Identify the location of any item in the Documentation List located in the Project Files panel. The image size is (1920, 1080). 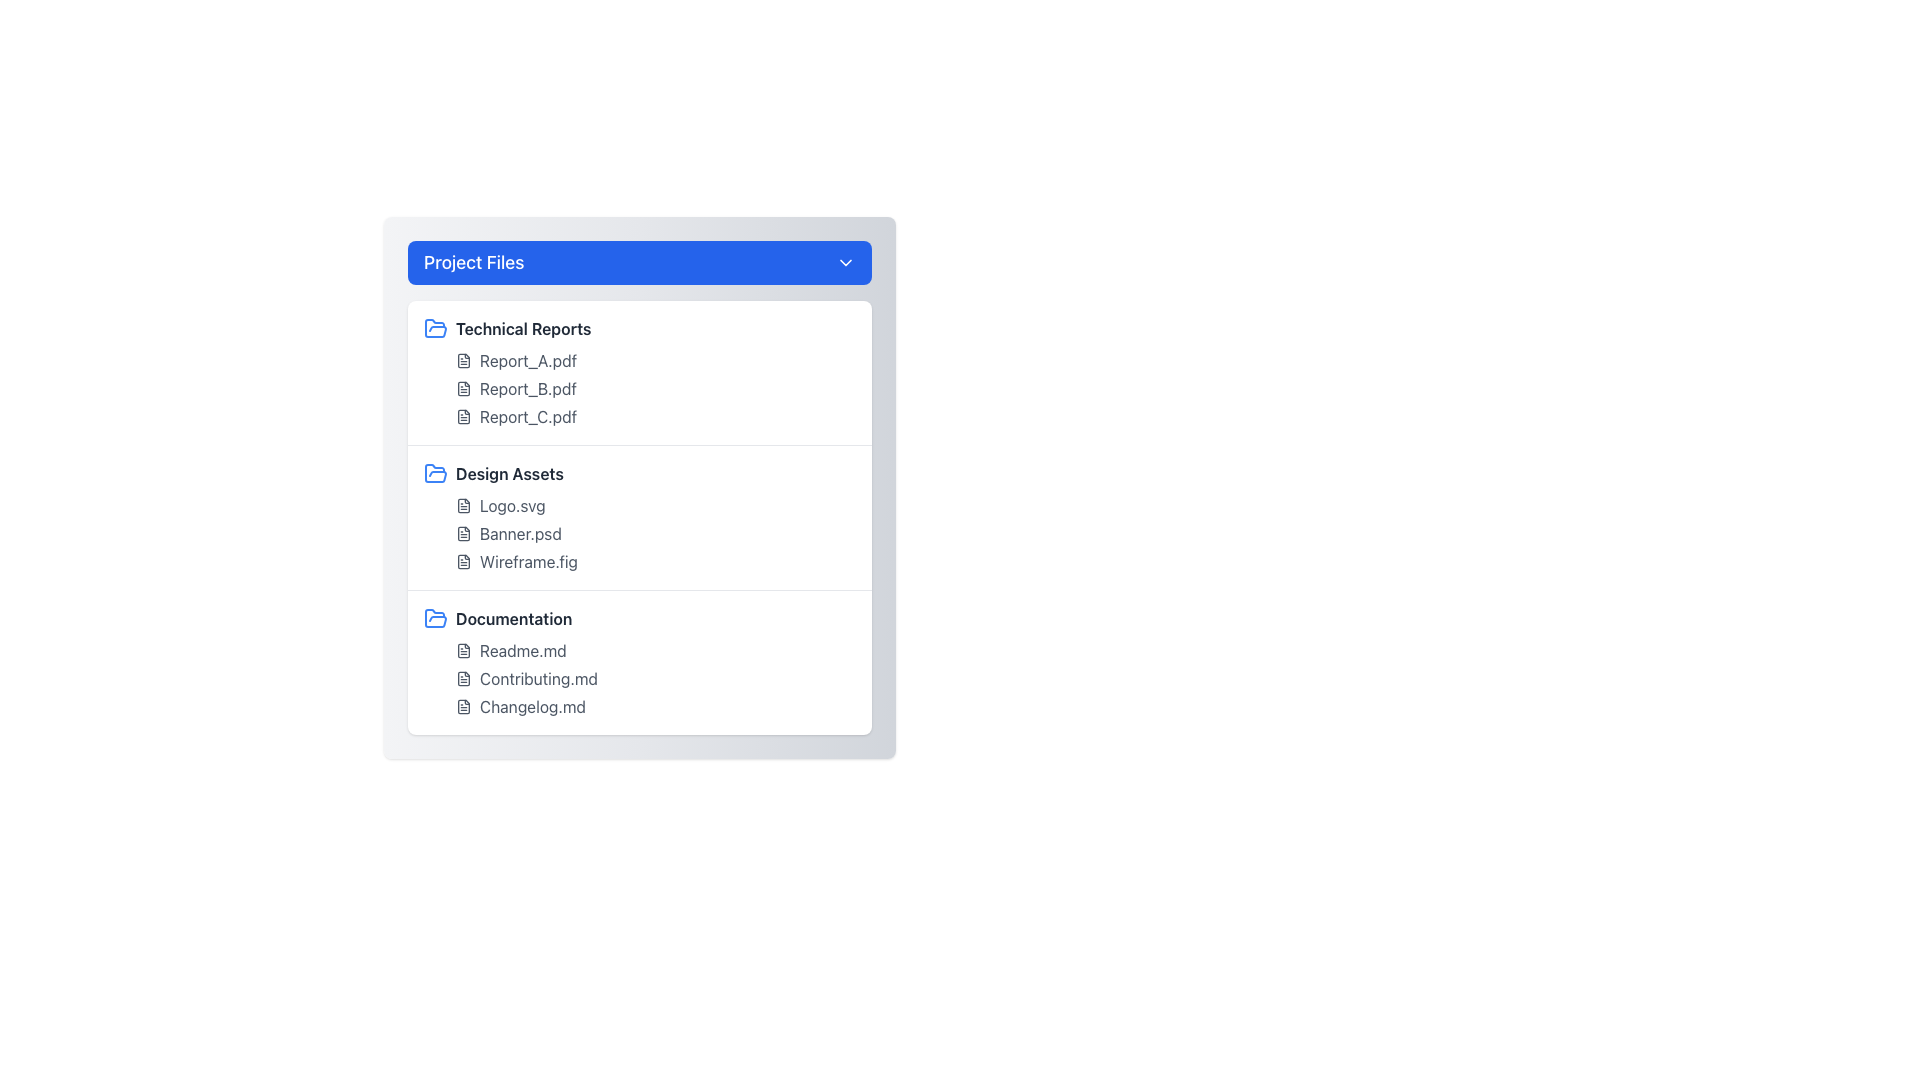
(638, 677).